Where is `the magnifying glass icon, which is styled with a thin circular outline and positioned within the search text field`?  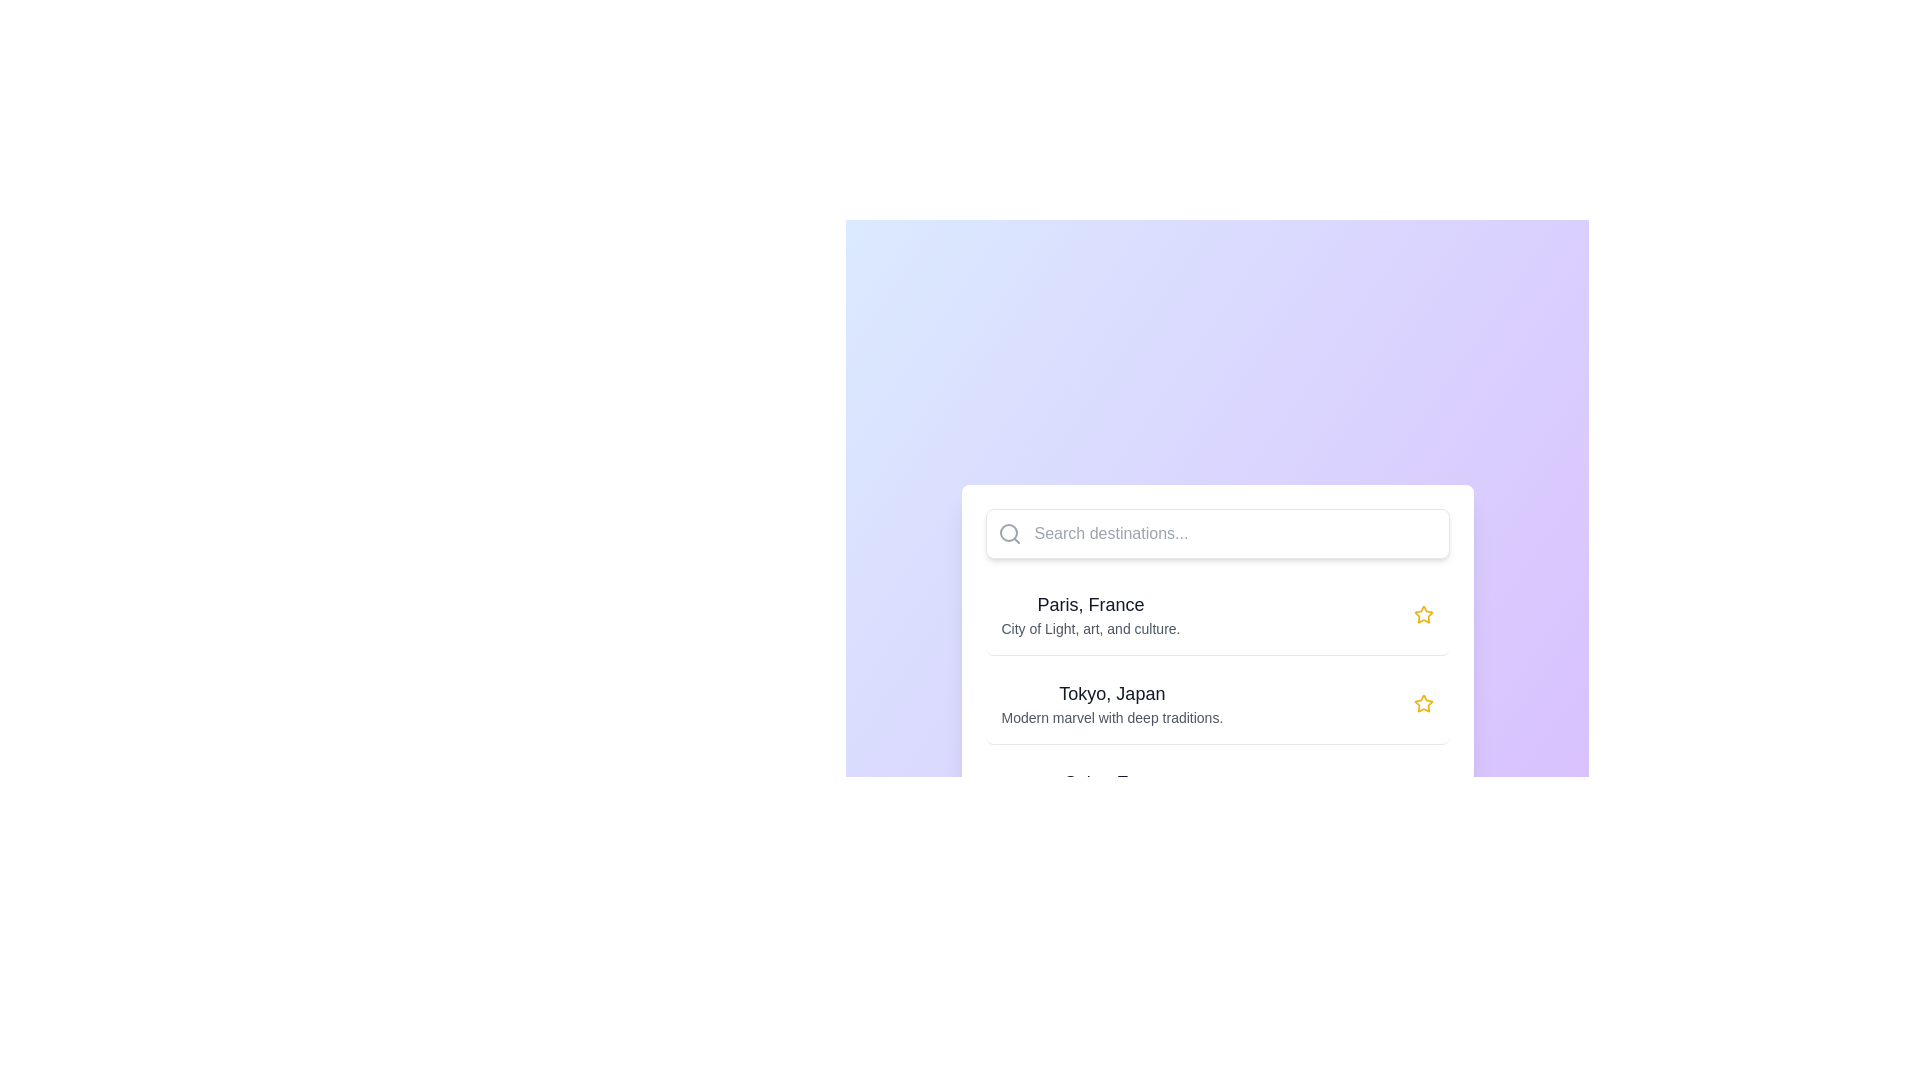
the magnifying glass icon, which is styled with a thin circular outline and positioned within the search text field is located at coordinates (1009, 532).